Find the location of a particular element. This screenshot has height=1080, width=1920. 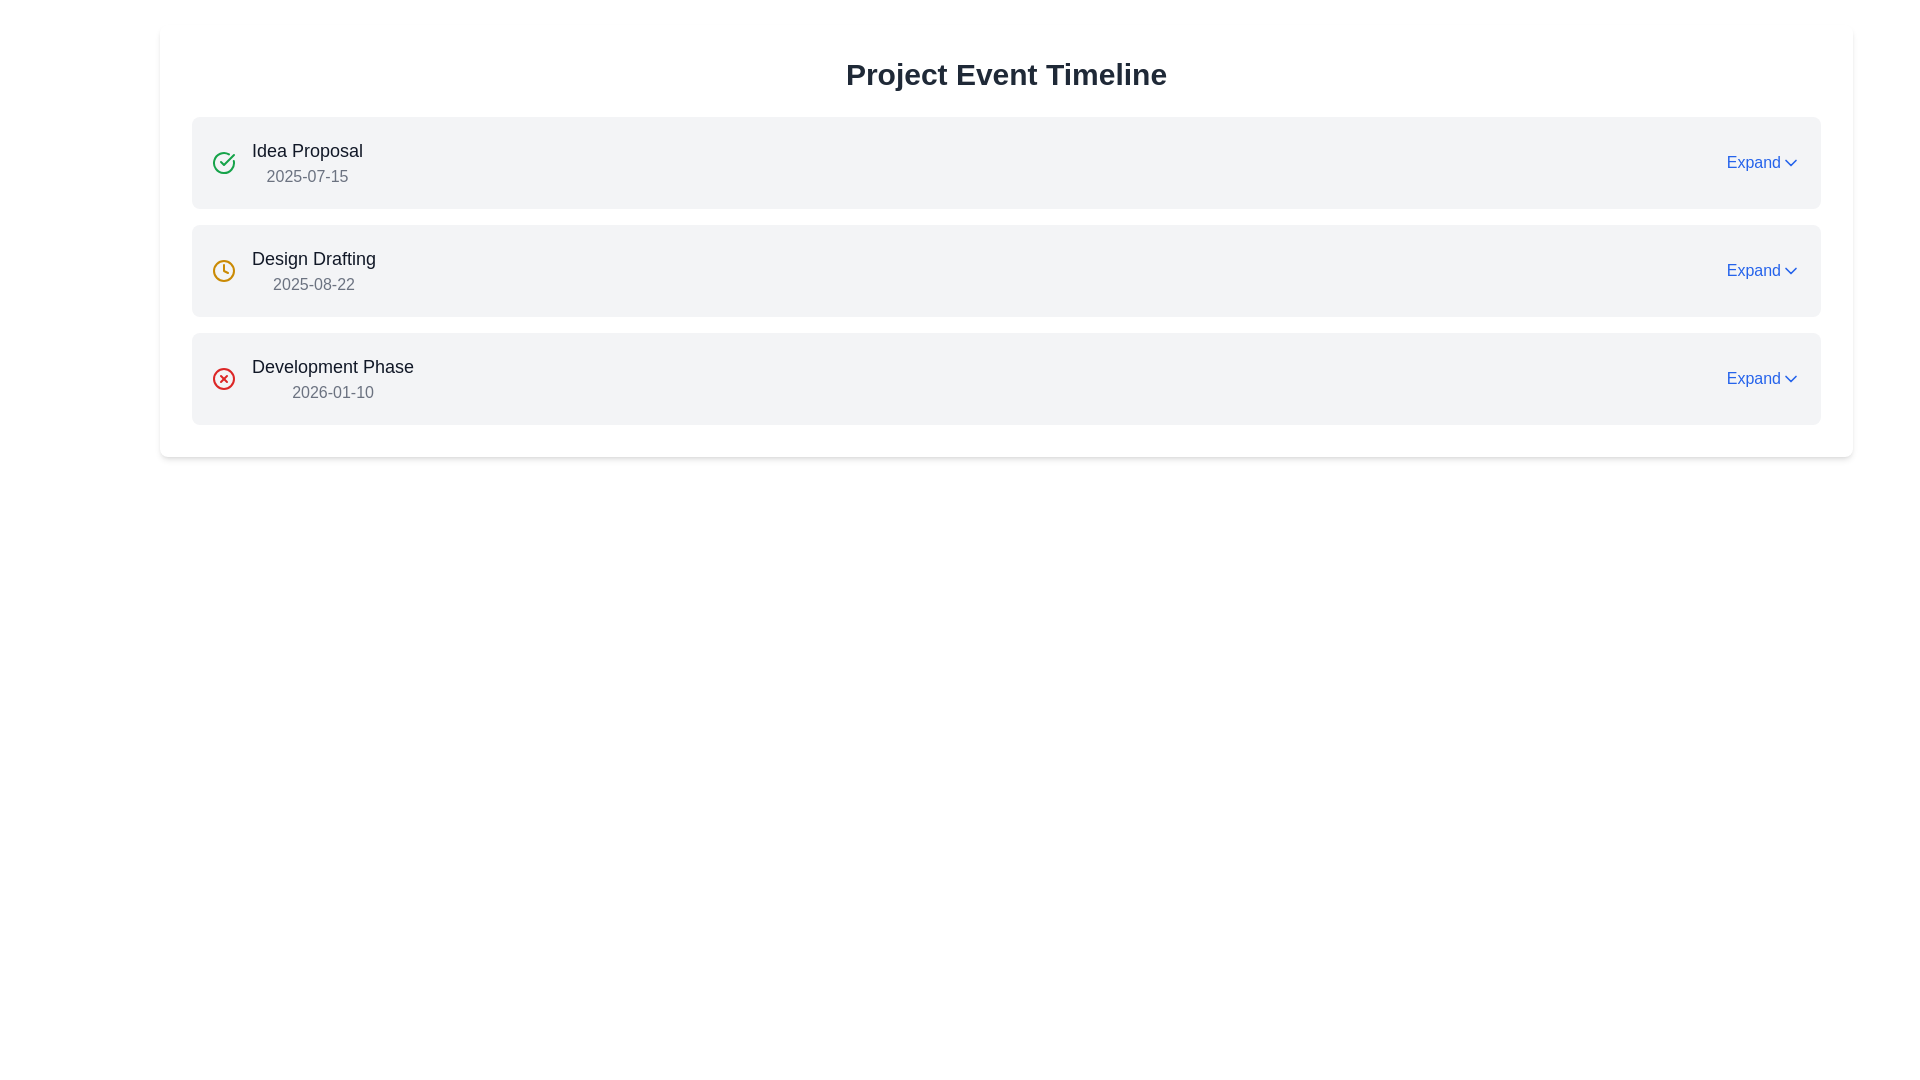

the interactive arrow icon located at the far-right side of the 'Expand' text in the second item of the event timeline list is located at coordinates (1790, 270).